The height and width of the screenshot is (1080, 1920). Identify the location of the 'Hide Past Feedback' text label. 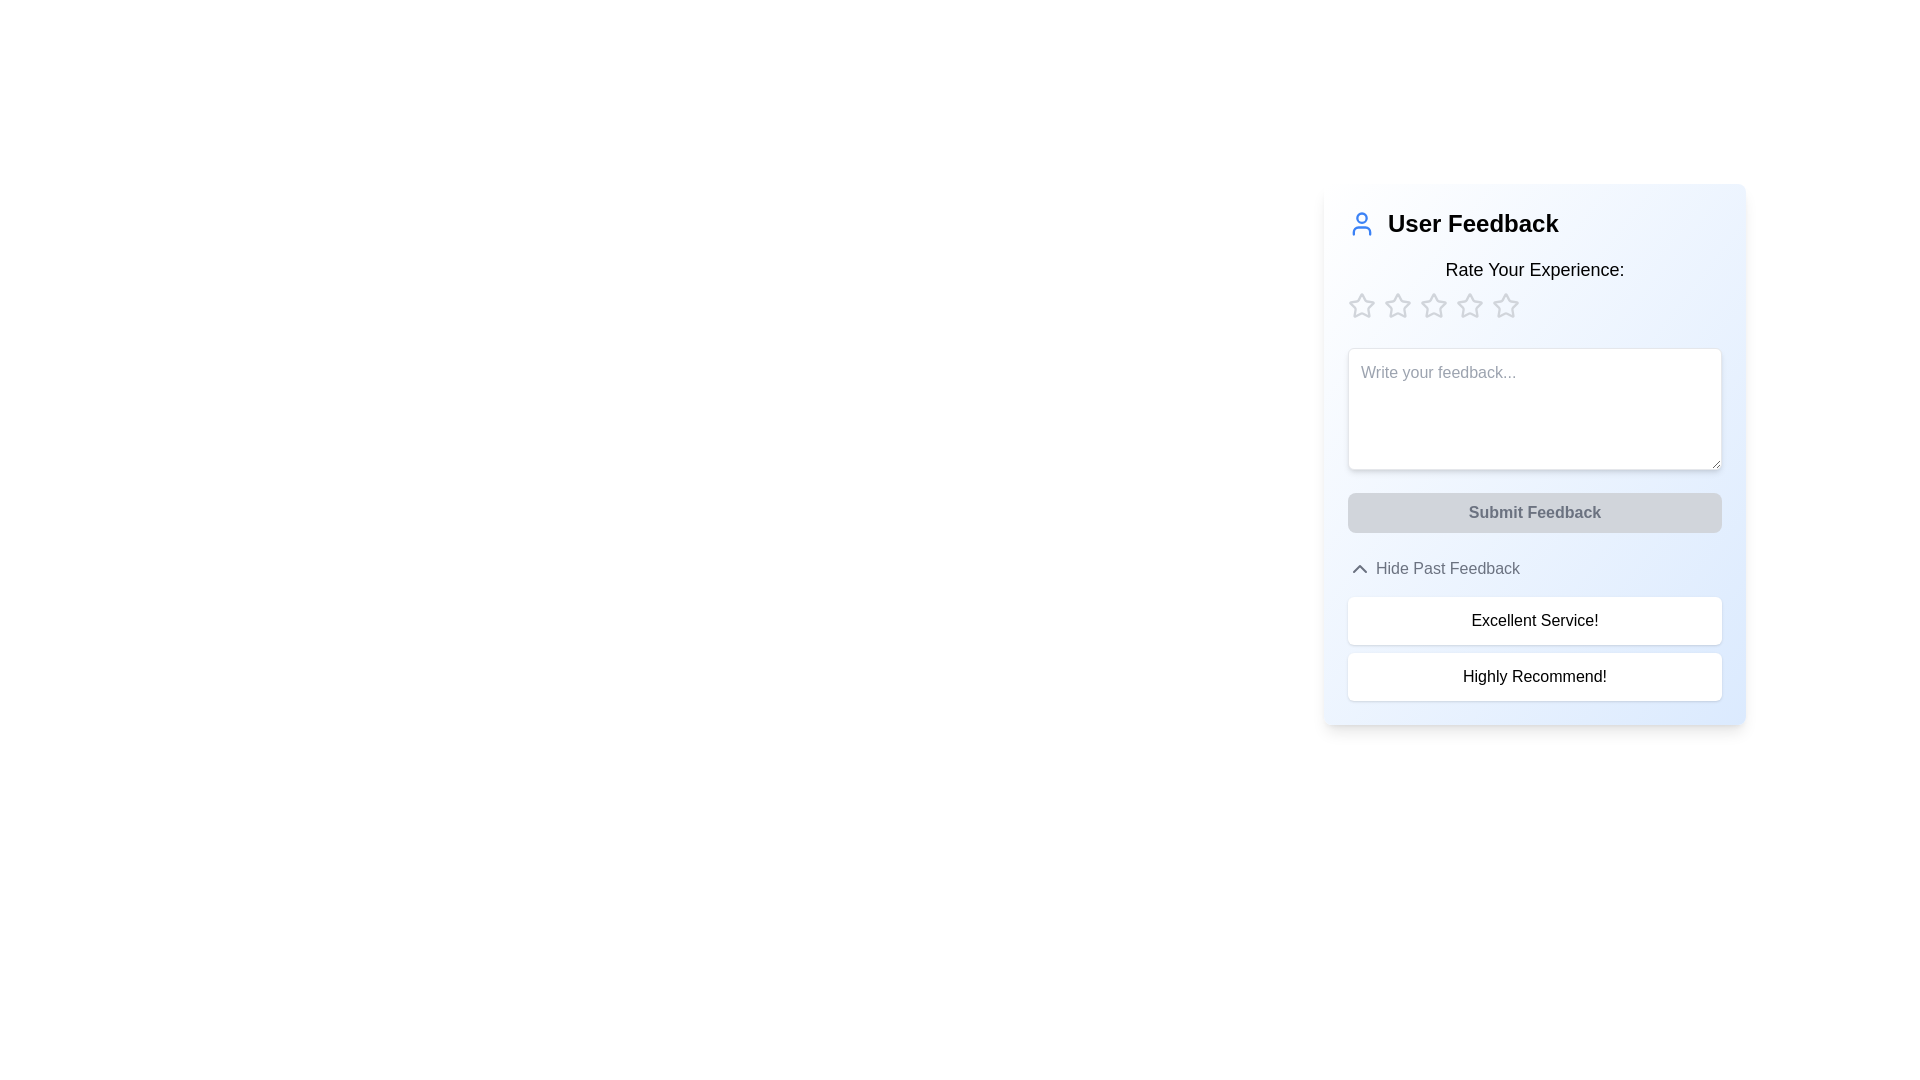
(1448, 569).